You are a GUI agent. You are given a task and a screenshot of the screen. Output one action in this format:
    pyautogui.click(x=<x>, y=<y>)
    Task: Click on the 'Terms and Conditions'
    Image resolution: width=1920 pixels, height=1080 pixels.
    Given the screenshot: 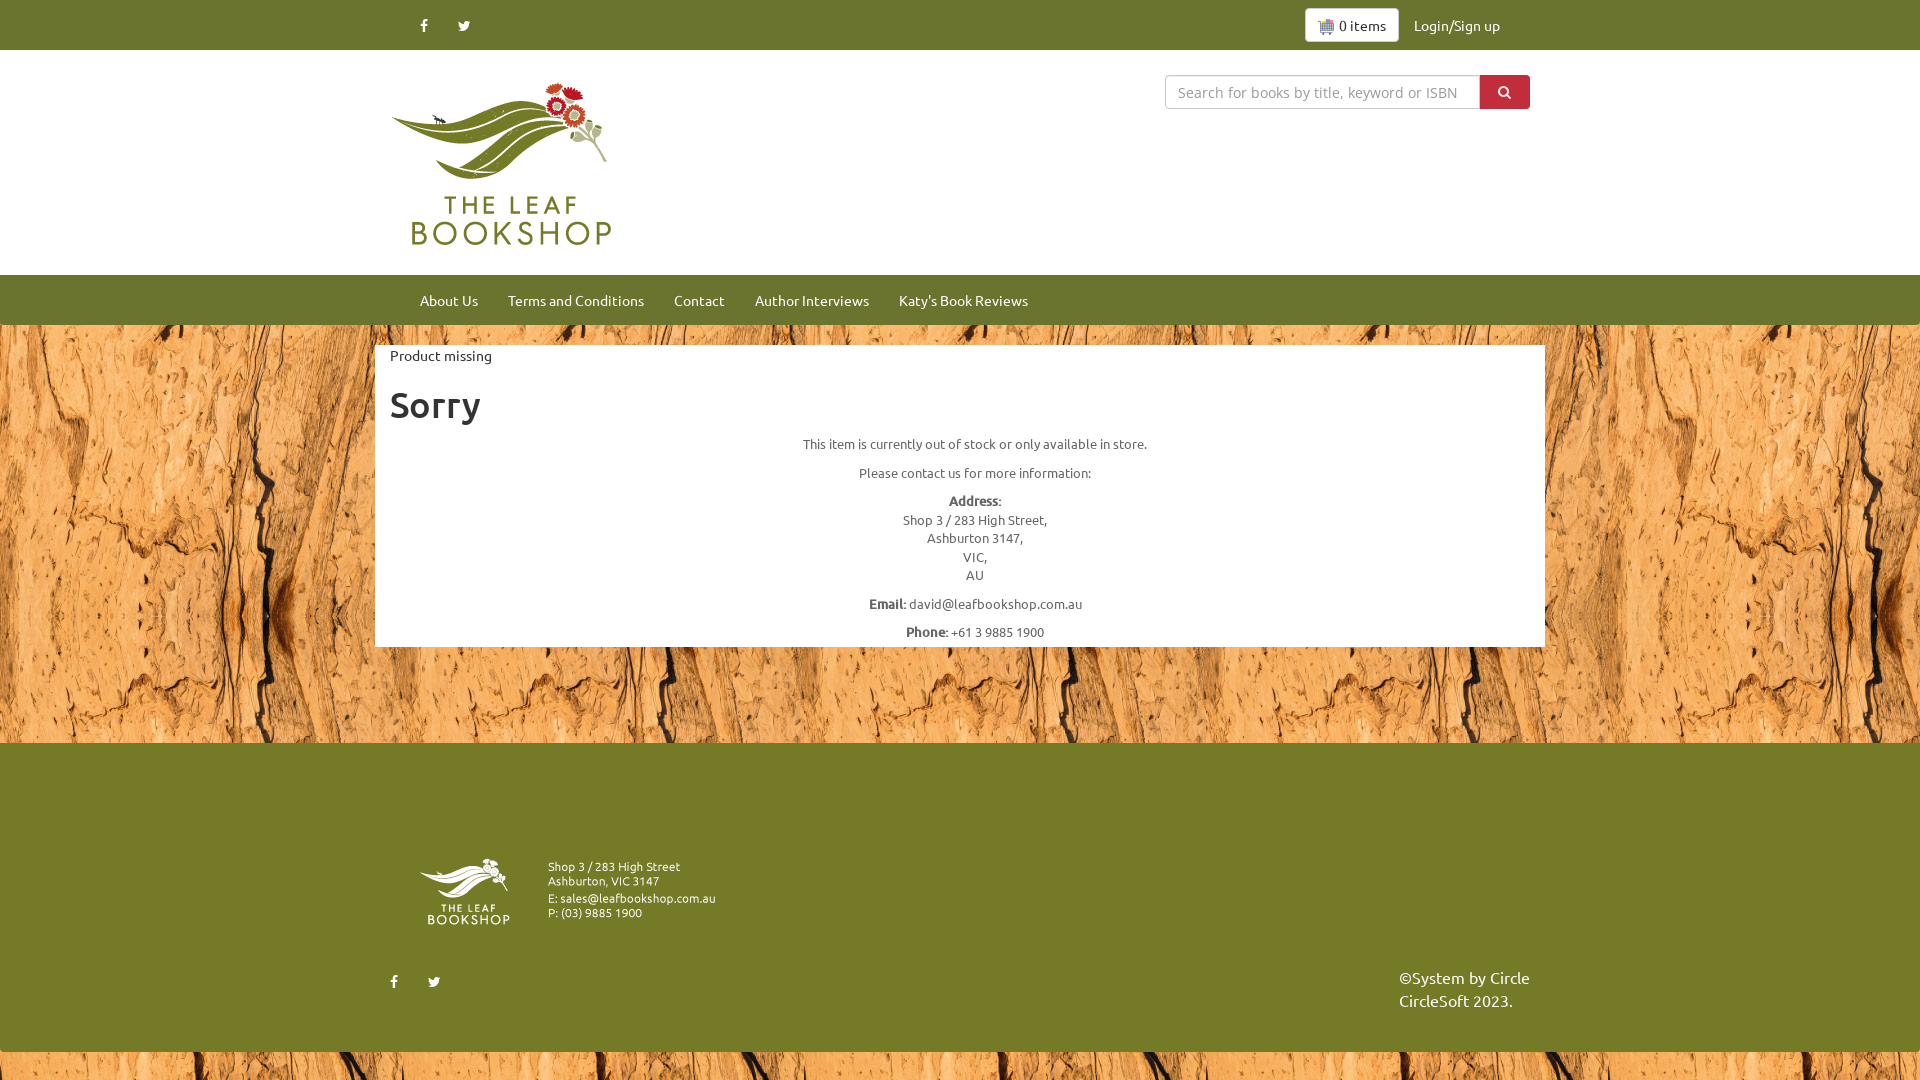 What is the action you would take?
    pyautogui.click(x=575, y=300)
    